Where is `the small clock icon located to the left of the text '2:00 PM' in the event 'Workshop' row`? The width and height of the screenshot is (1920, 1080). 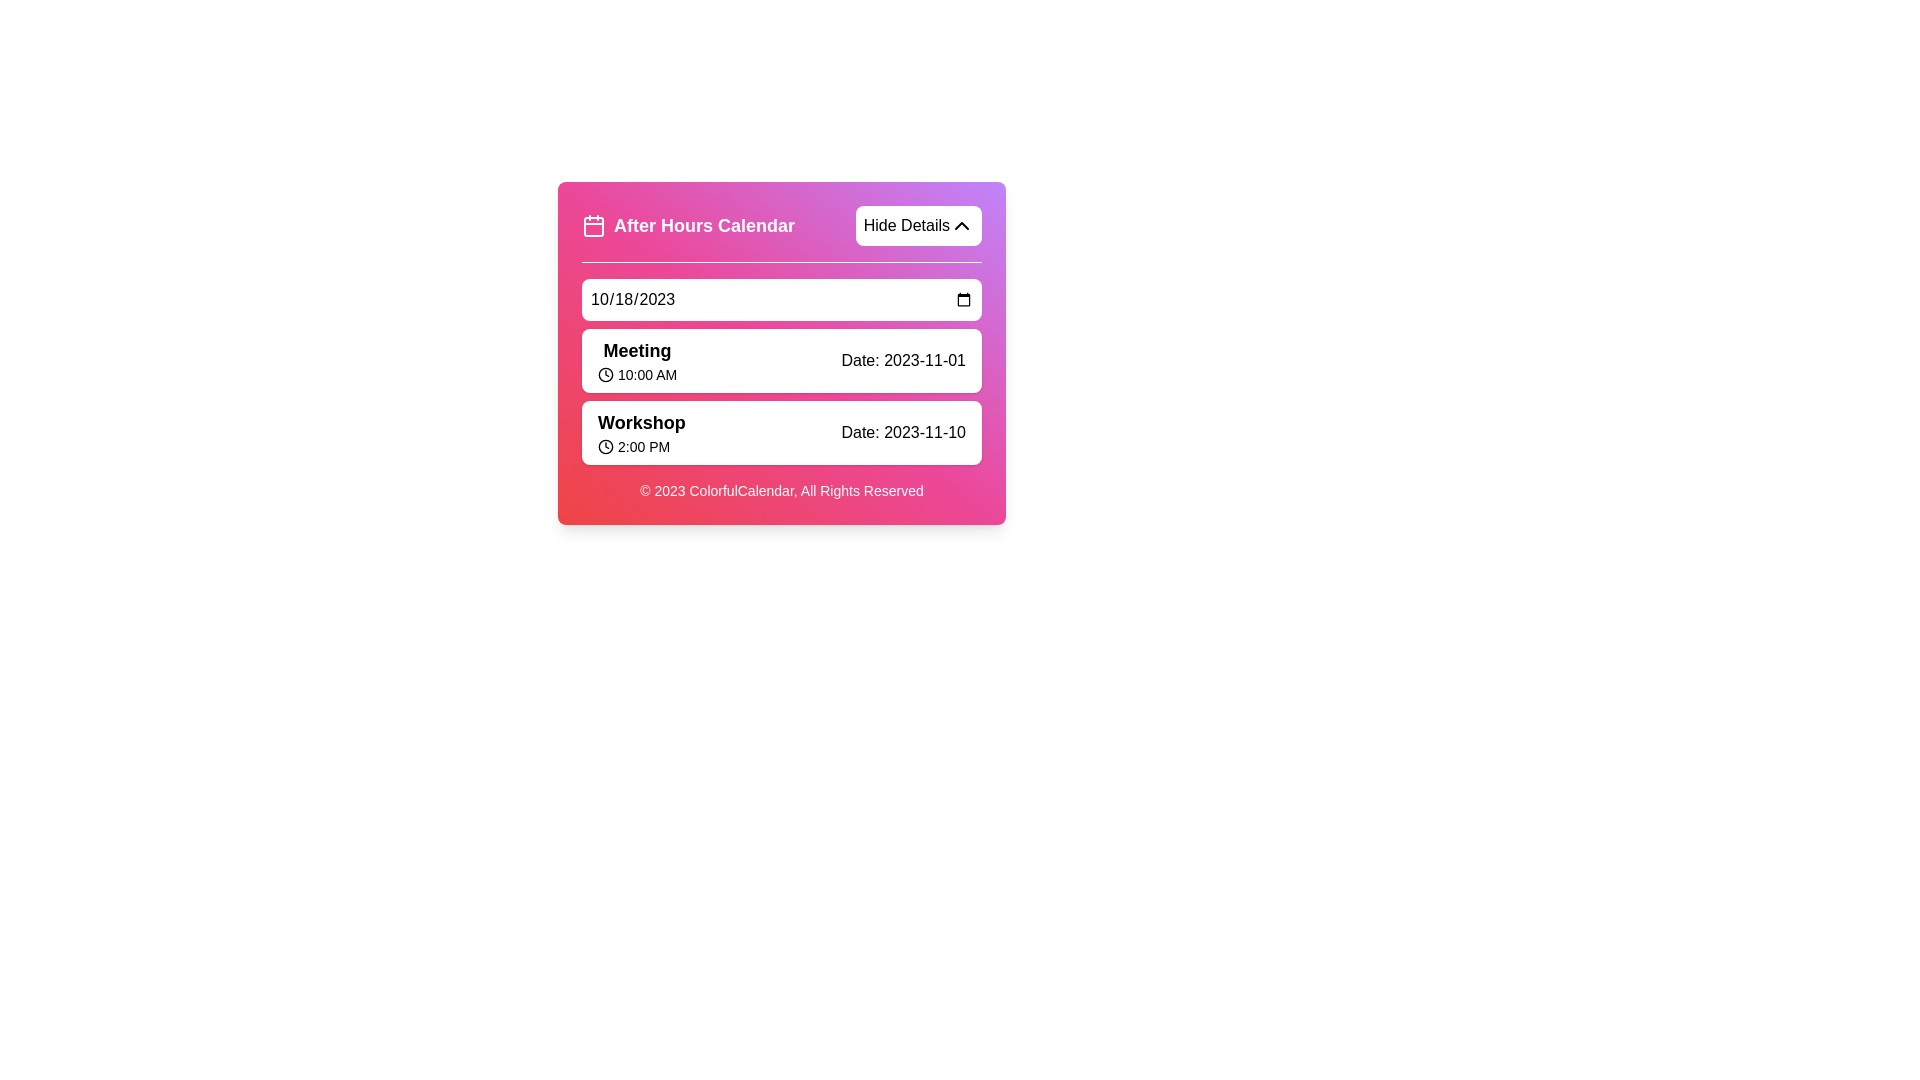
the small clock icon located to the left of the text '2:00 PM' in the event 'Workshop' row is located at coordinates (604, 446).